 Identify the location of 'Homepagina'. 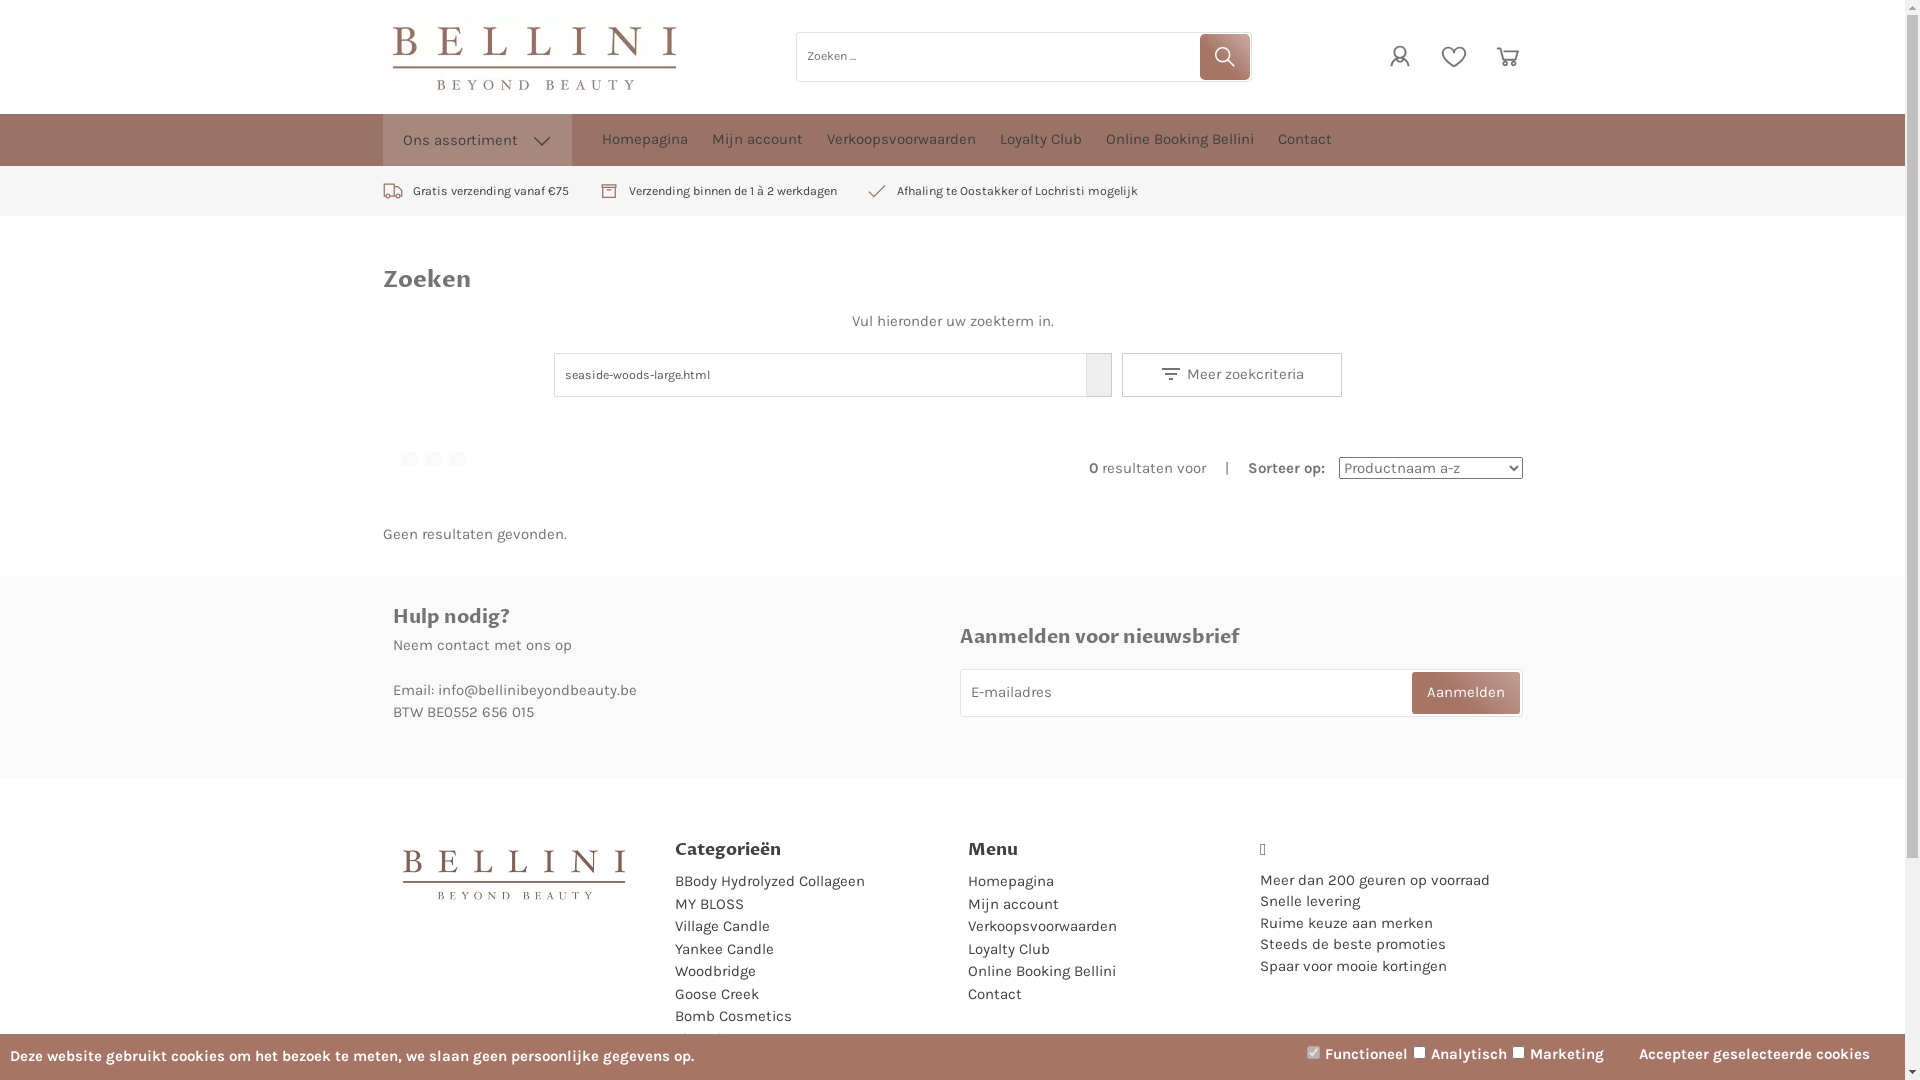
(644, 138).